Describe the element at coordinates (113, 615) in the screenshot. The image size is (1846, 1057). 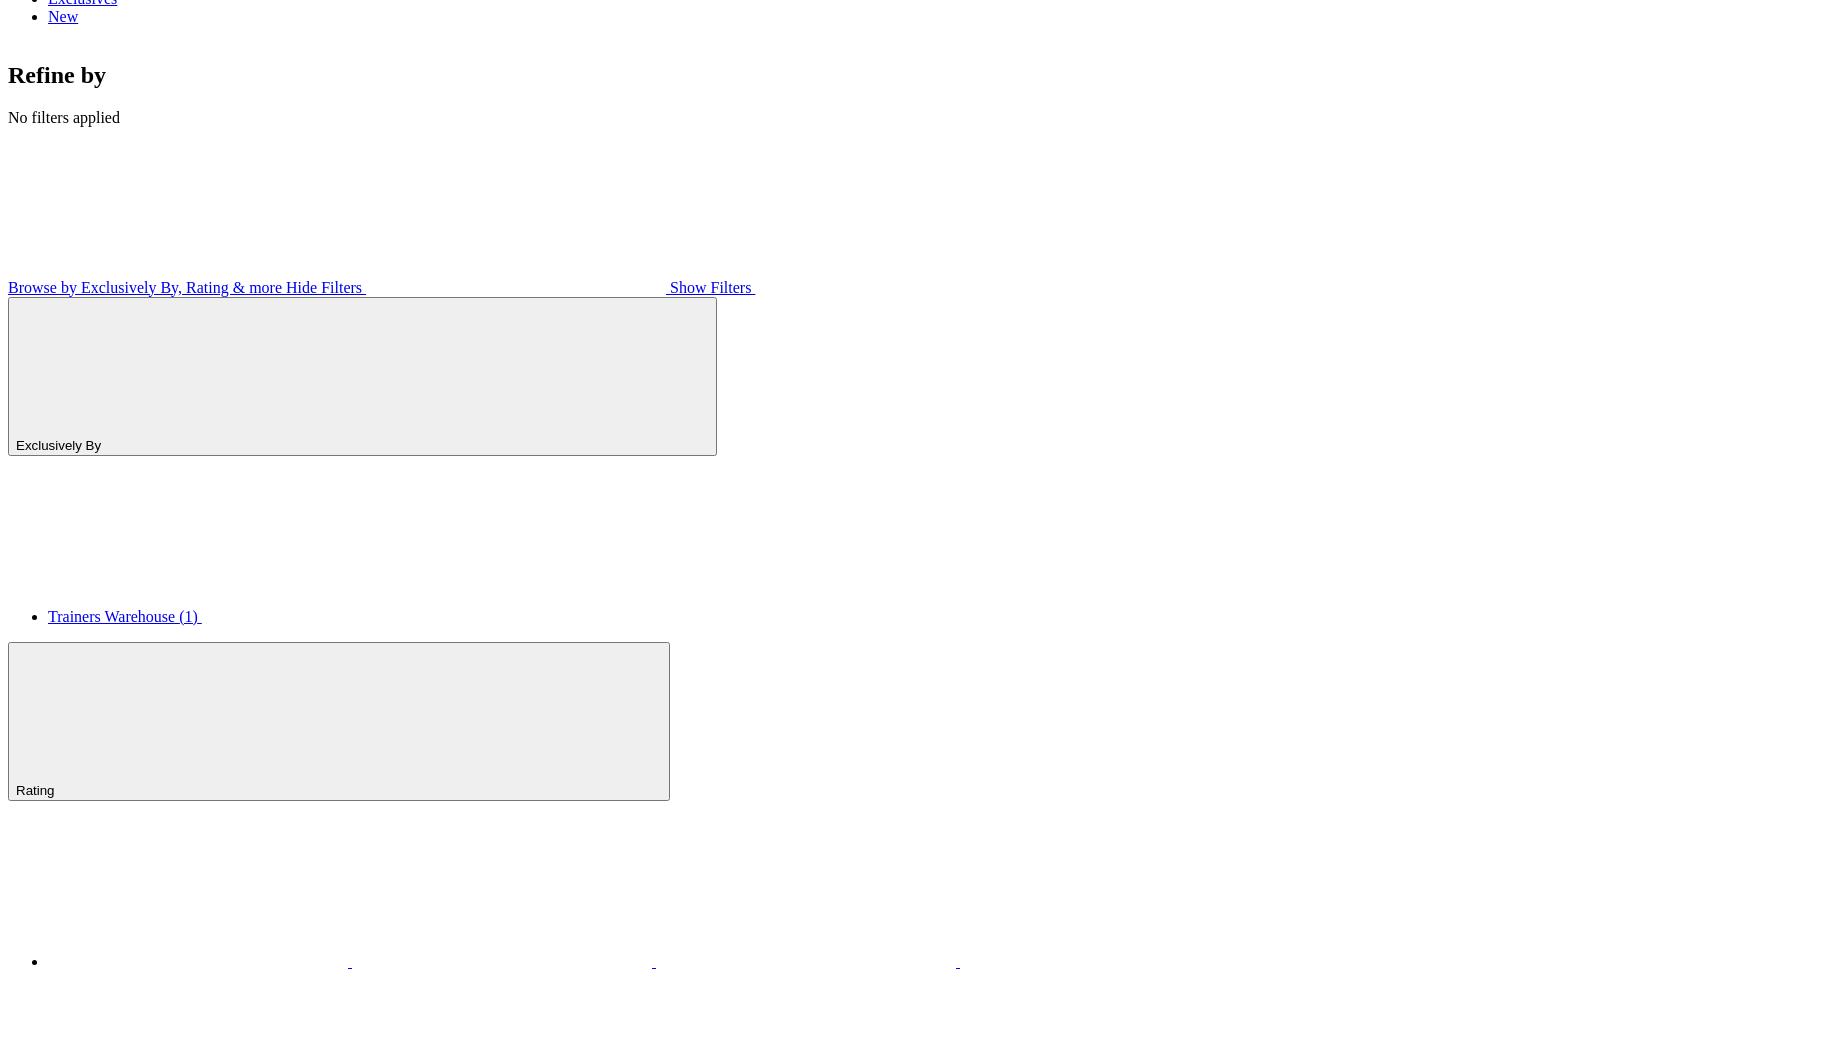
I see `'Trainers Warehouse'` at that location.